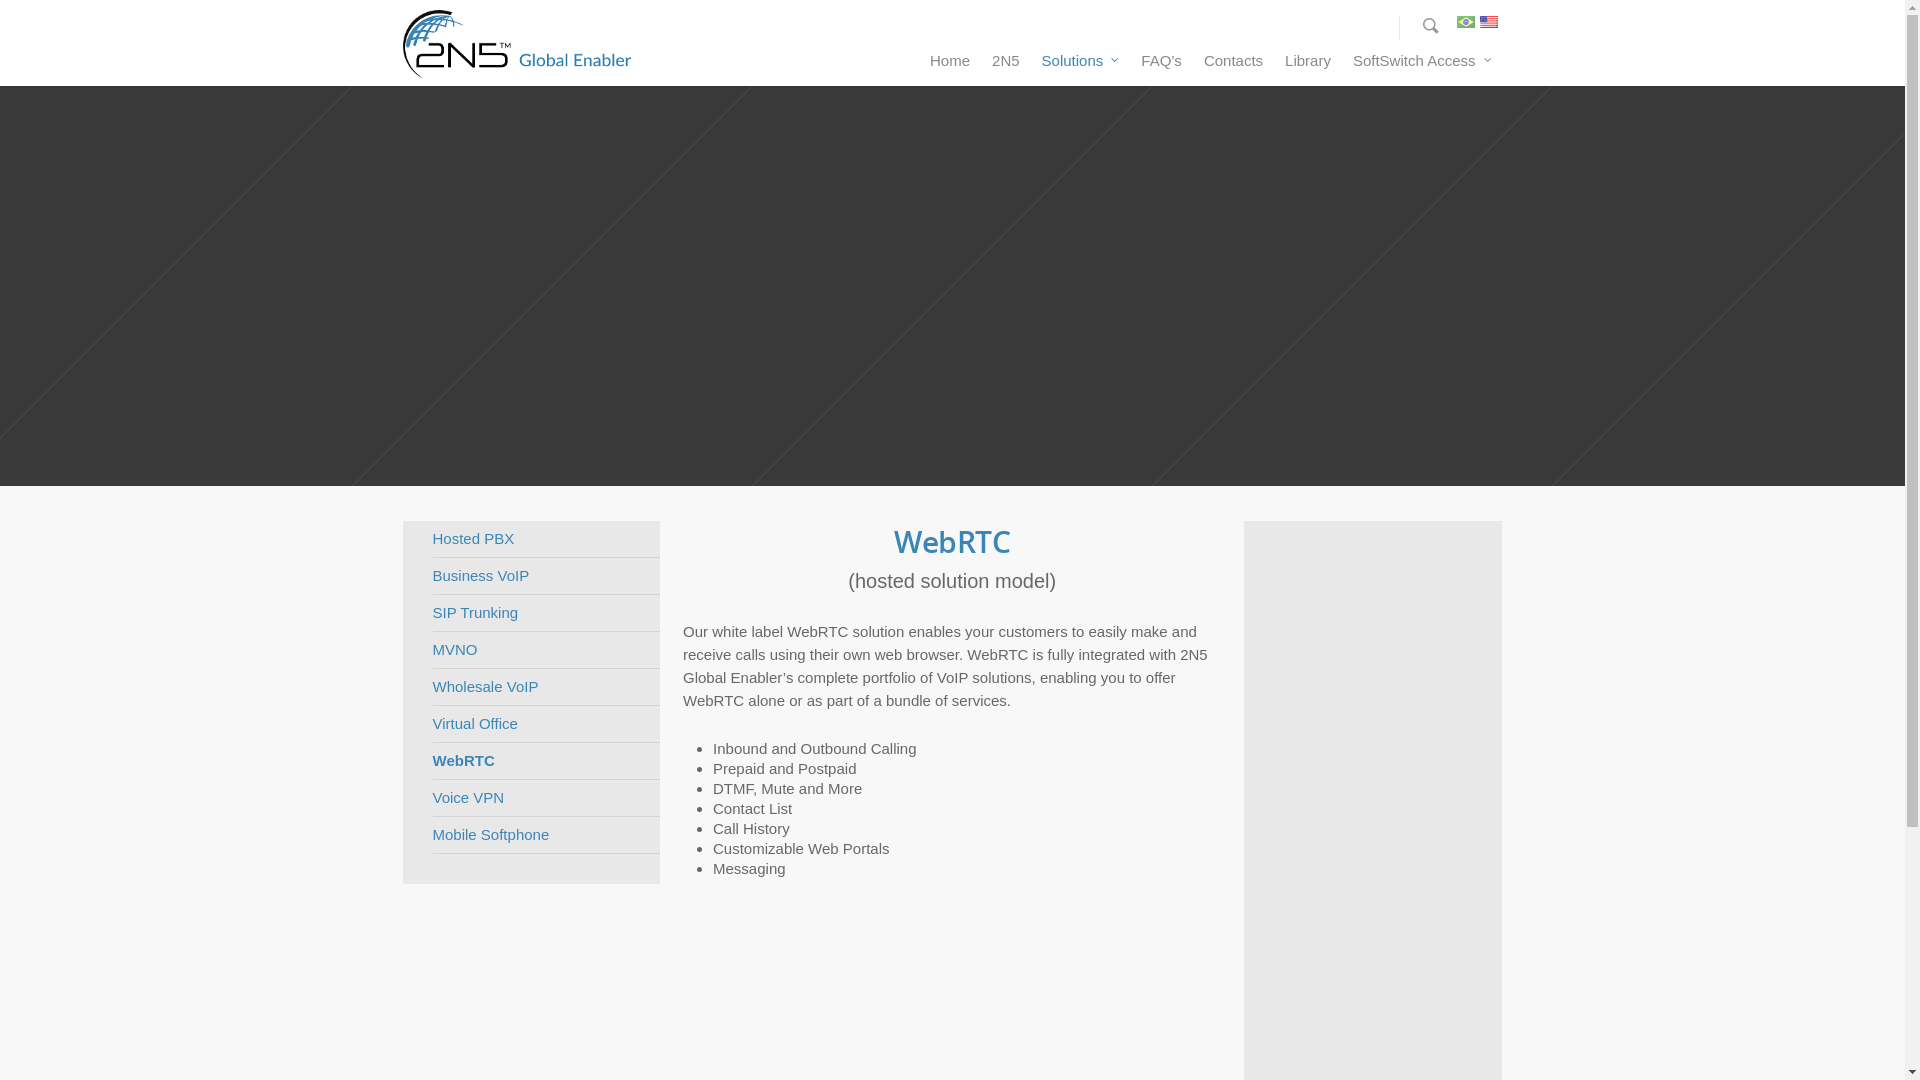 The image size is (1920, 1080). Describe the element at coordinates (545, 797) in the screenshot. I see `'Voice VPN'` at that location.